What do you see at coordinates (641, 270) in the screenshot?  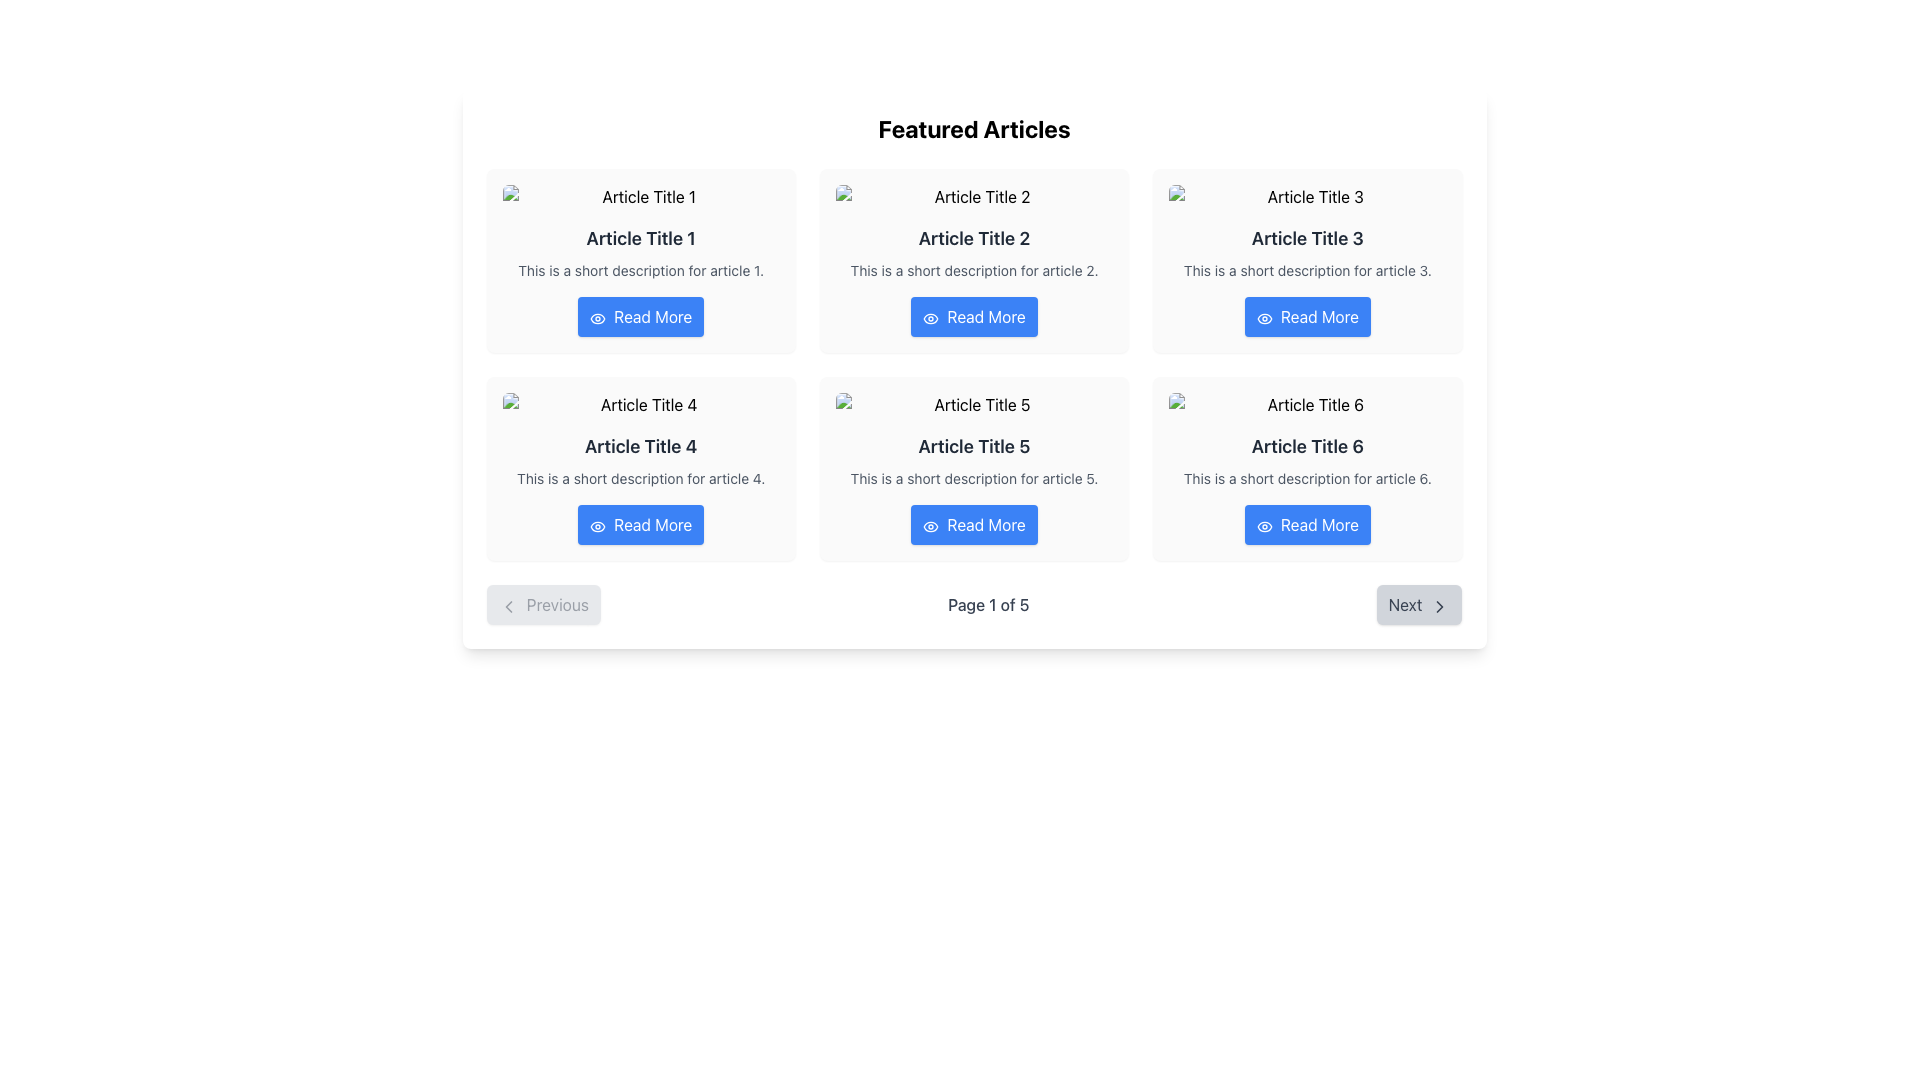 I see `text content in the Text block located below 'Article Title 1' and above the 'Read More' button in the first tile of the grid` at bounding box center [641, 270].